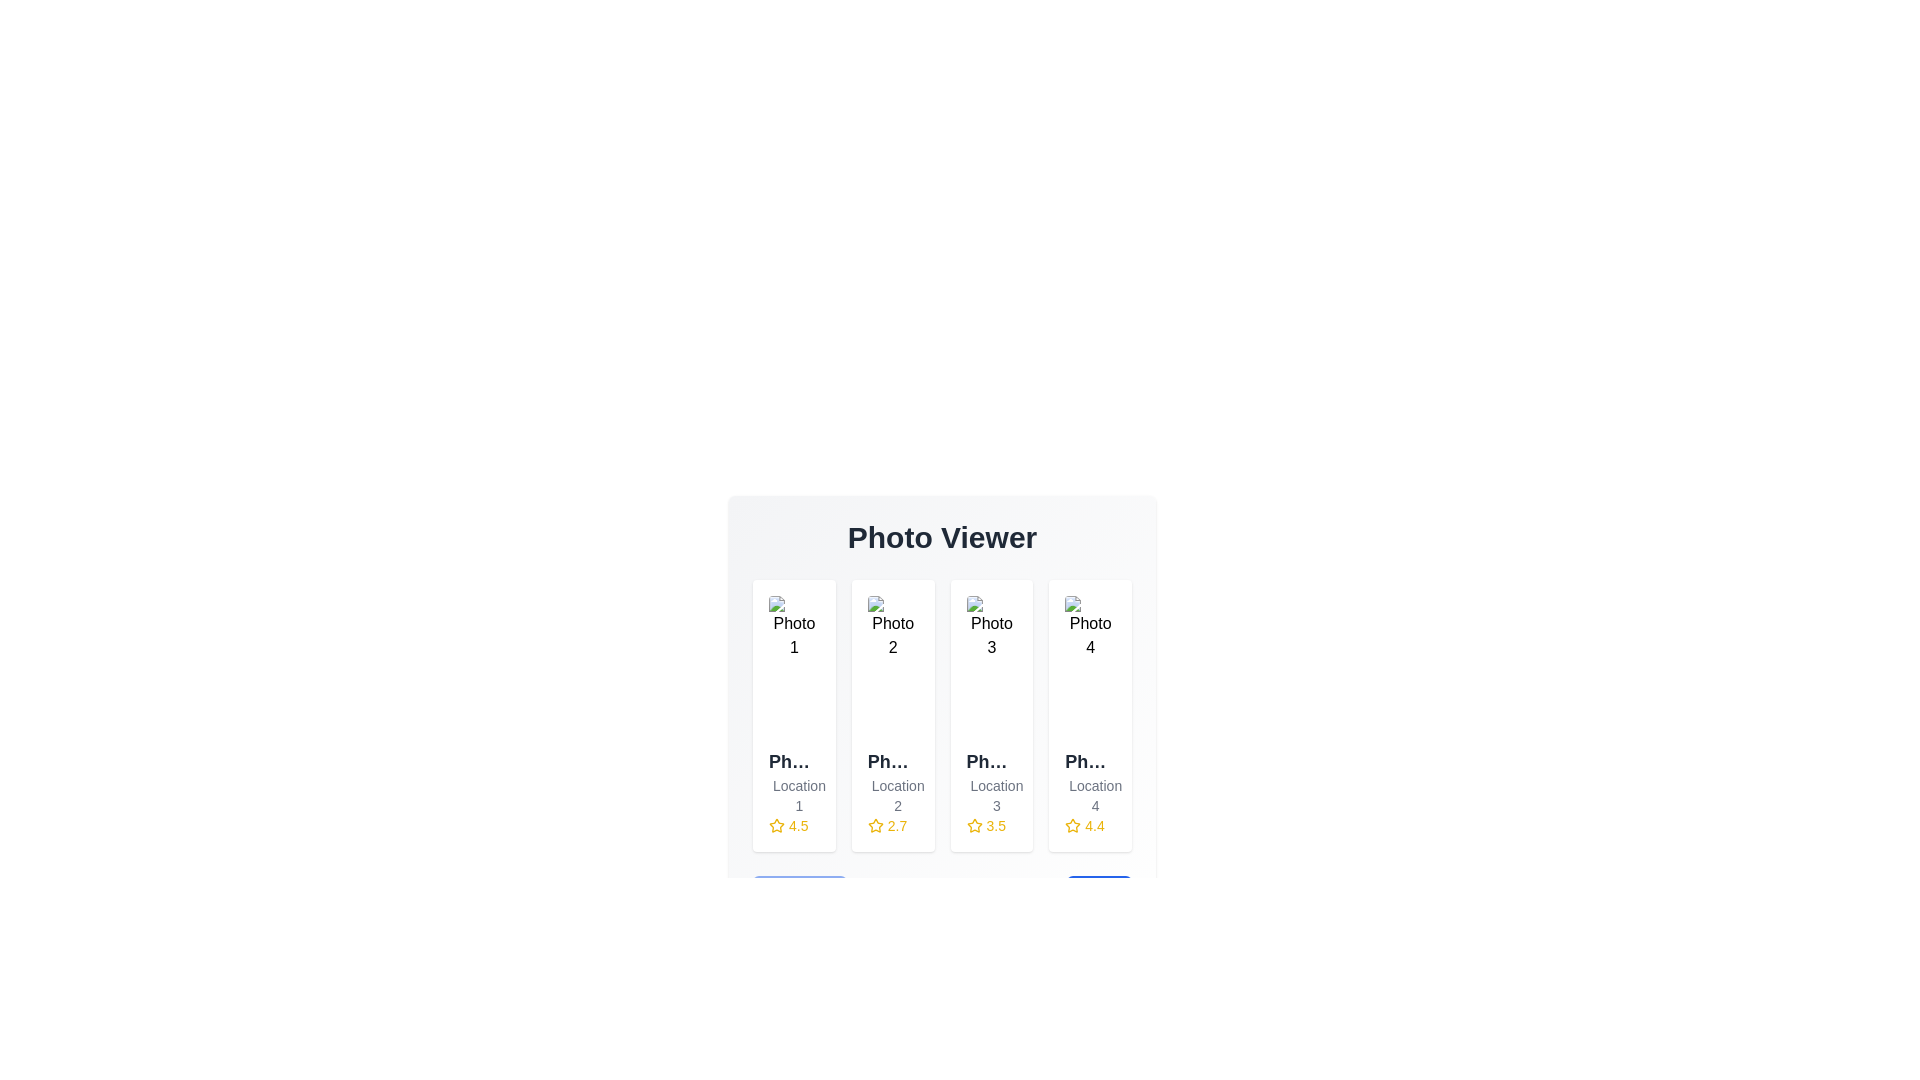 The width and height of the screenshot is (1920, 1080). Describe the element at coordinates (941, 728) in the screenshot. I see `the second Photo card component located below the title 'Photo Viewer' in the display area` at that location.